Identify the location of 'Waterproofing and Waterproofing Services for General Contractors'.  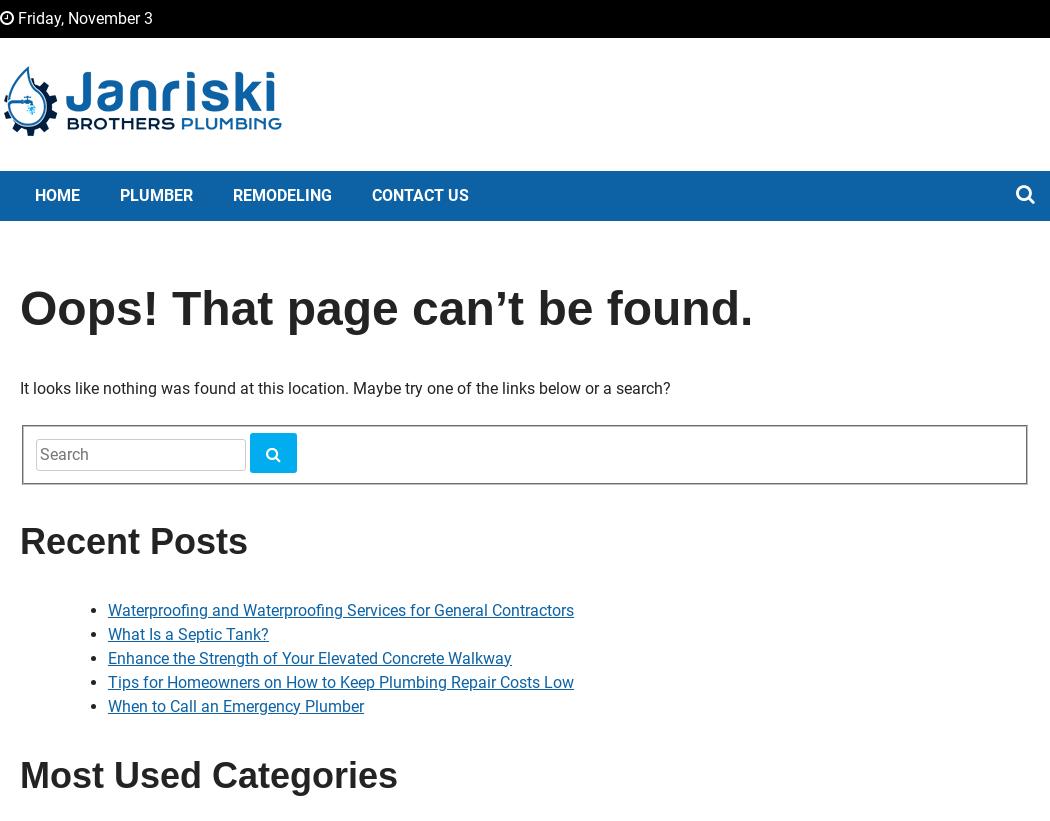
(340, 609).